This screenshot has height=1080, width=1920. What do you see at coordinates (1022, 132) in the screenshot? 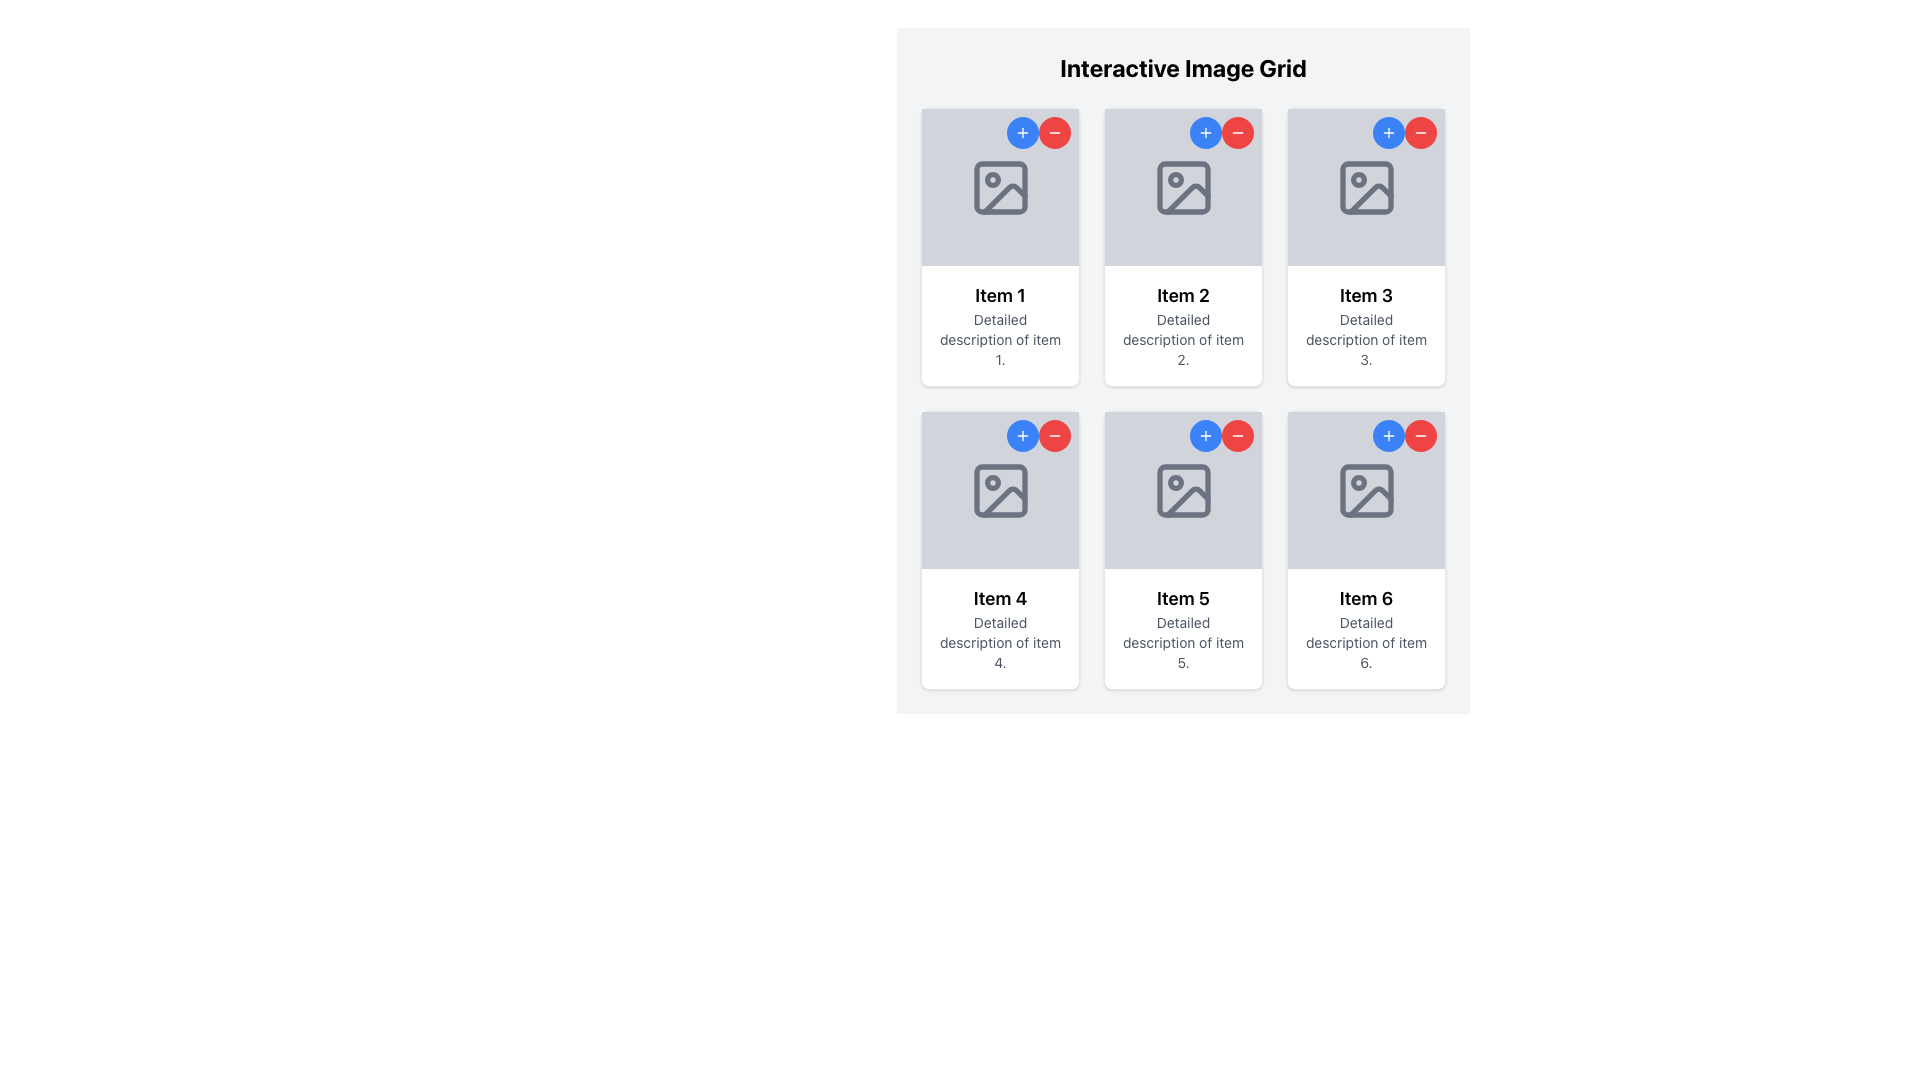
I see `the interactive button located in the top right corner of the first item's card` at bounding box center [1022, 132].